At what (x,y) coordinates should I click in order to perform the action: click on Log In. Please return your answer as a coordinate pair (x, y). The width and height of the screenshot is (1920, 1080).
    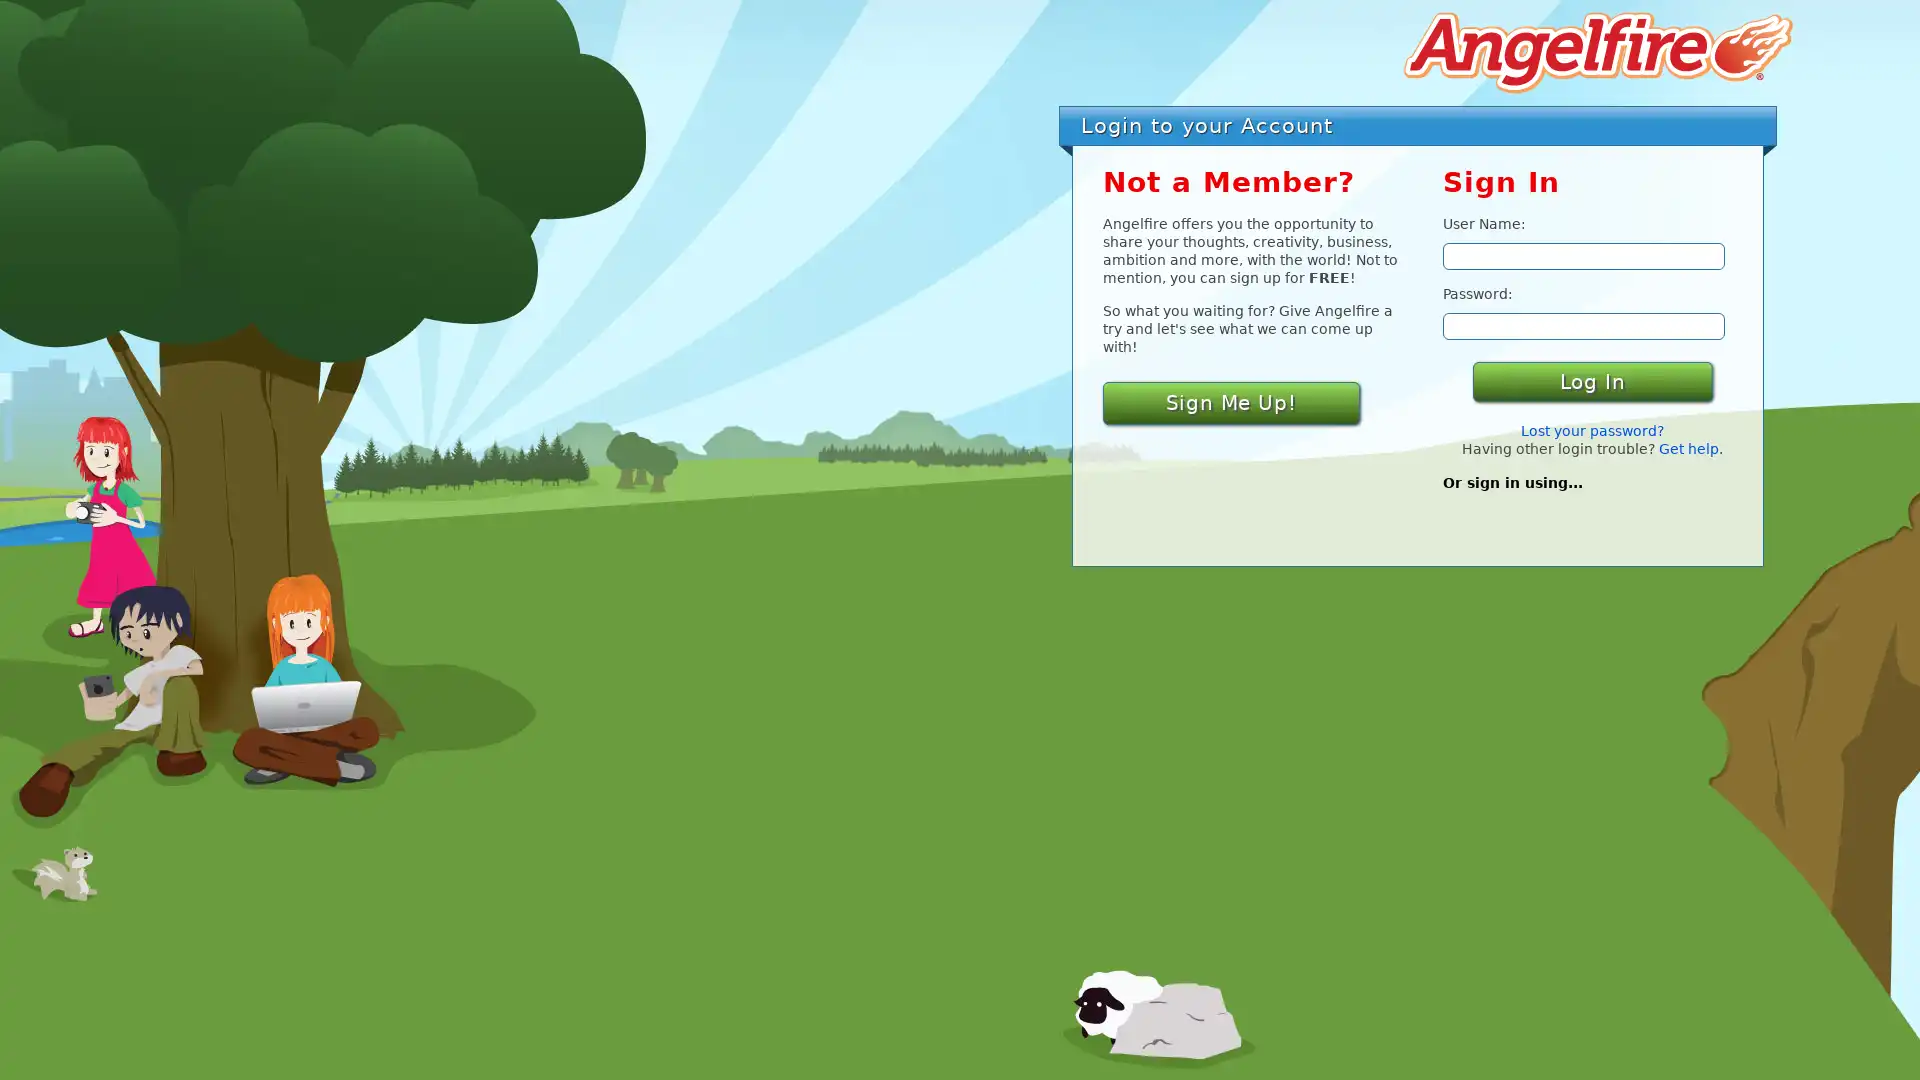
    Looking at the image, I should click on (1591, 381).